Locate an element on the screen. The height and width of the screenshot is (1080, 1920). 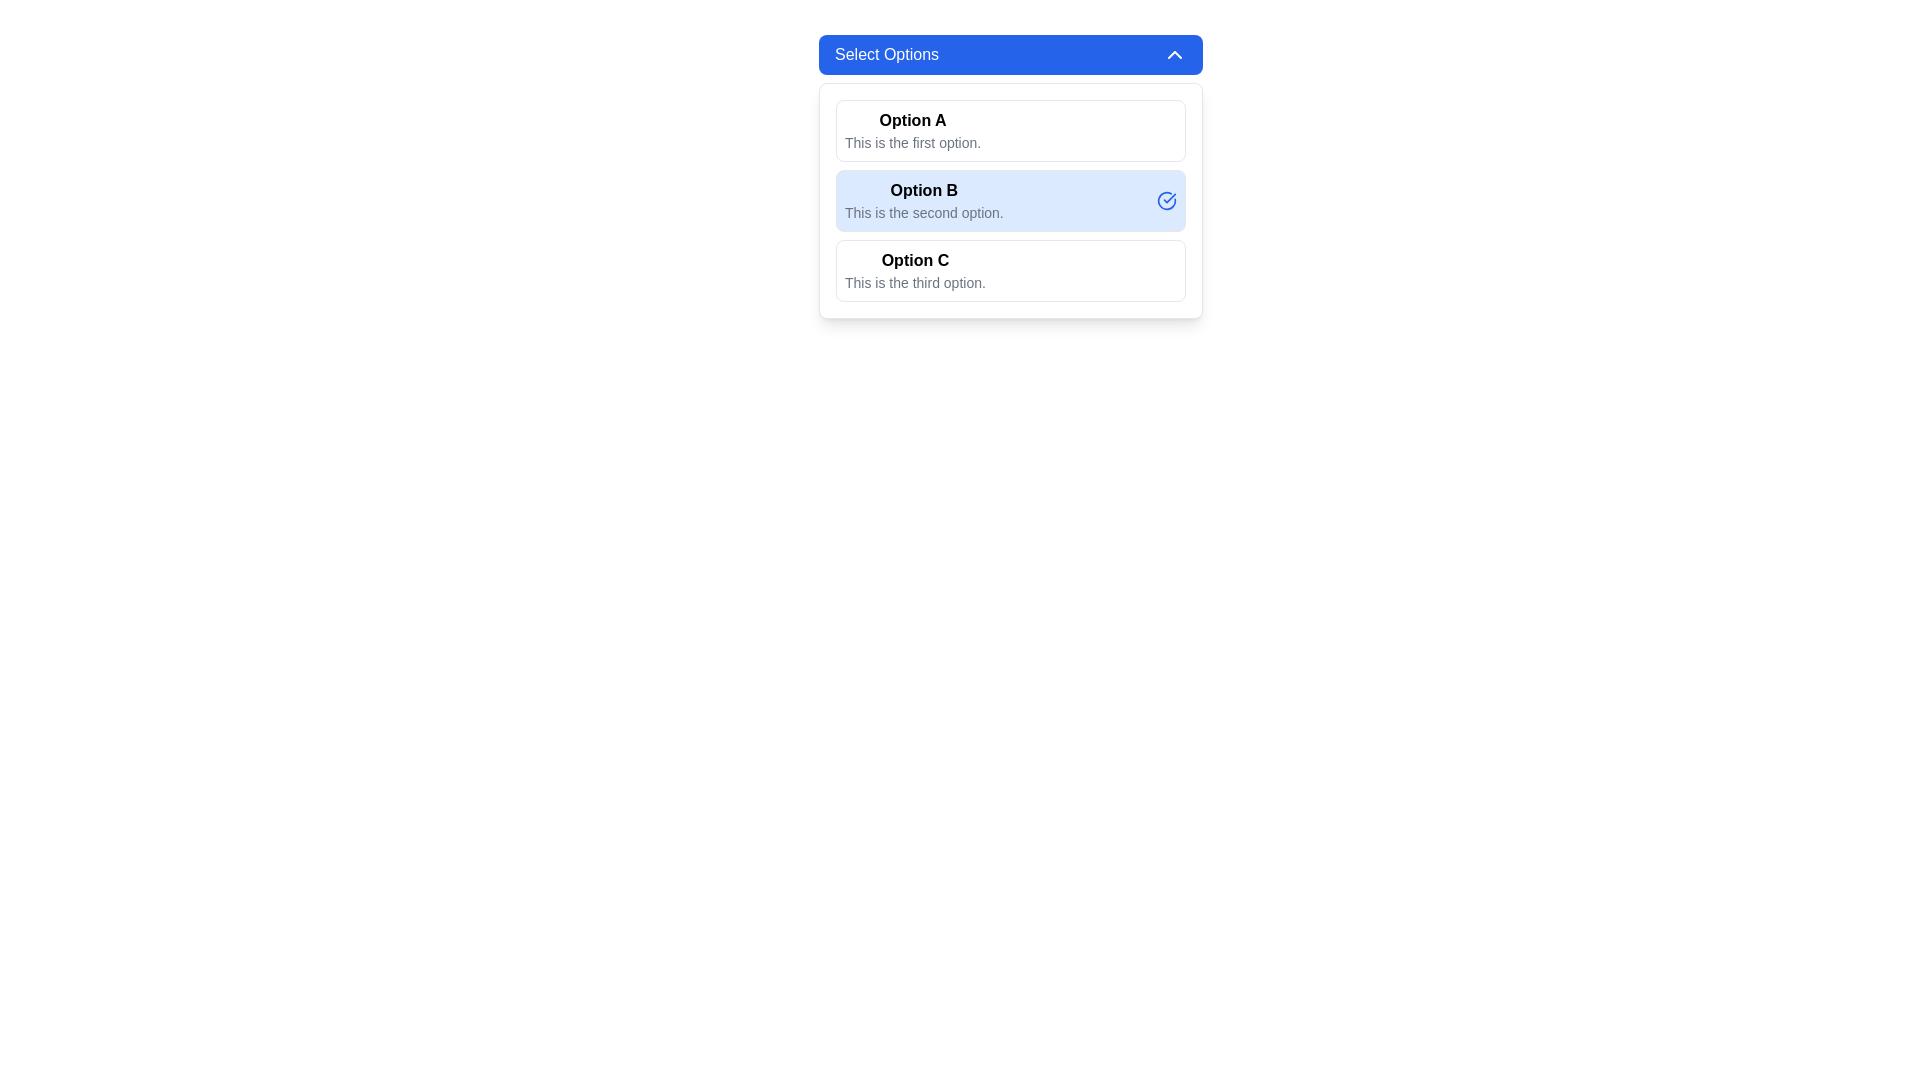
the button-like option selector labeled 'Option A' is located at coordinates (1011, 131).